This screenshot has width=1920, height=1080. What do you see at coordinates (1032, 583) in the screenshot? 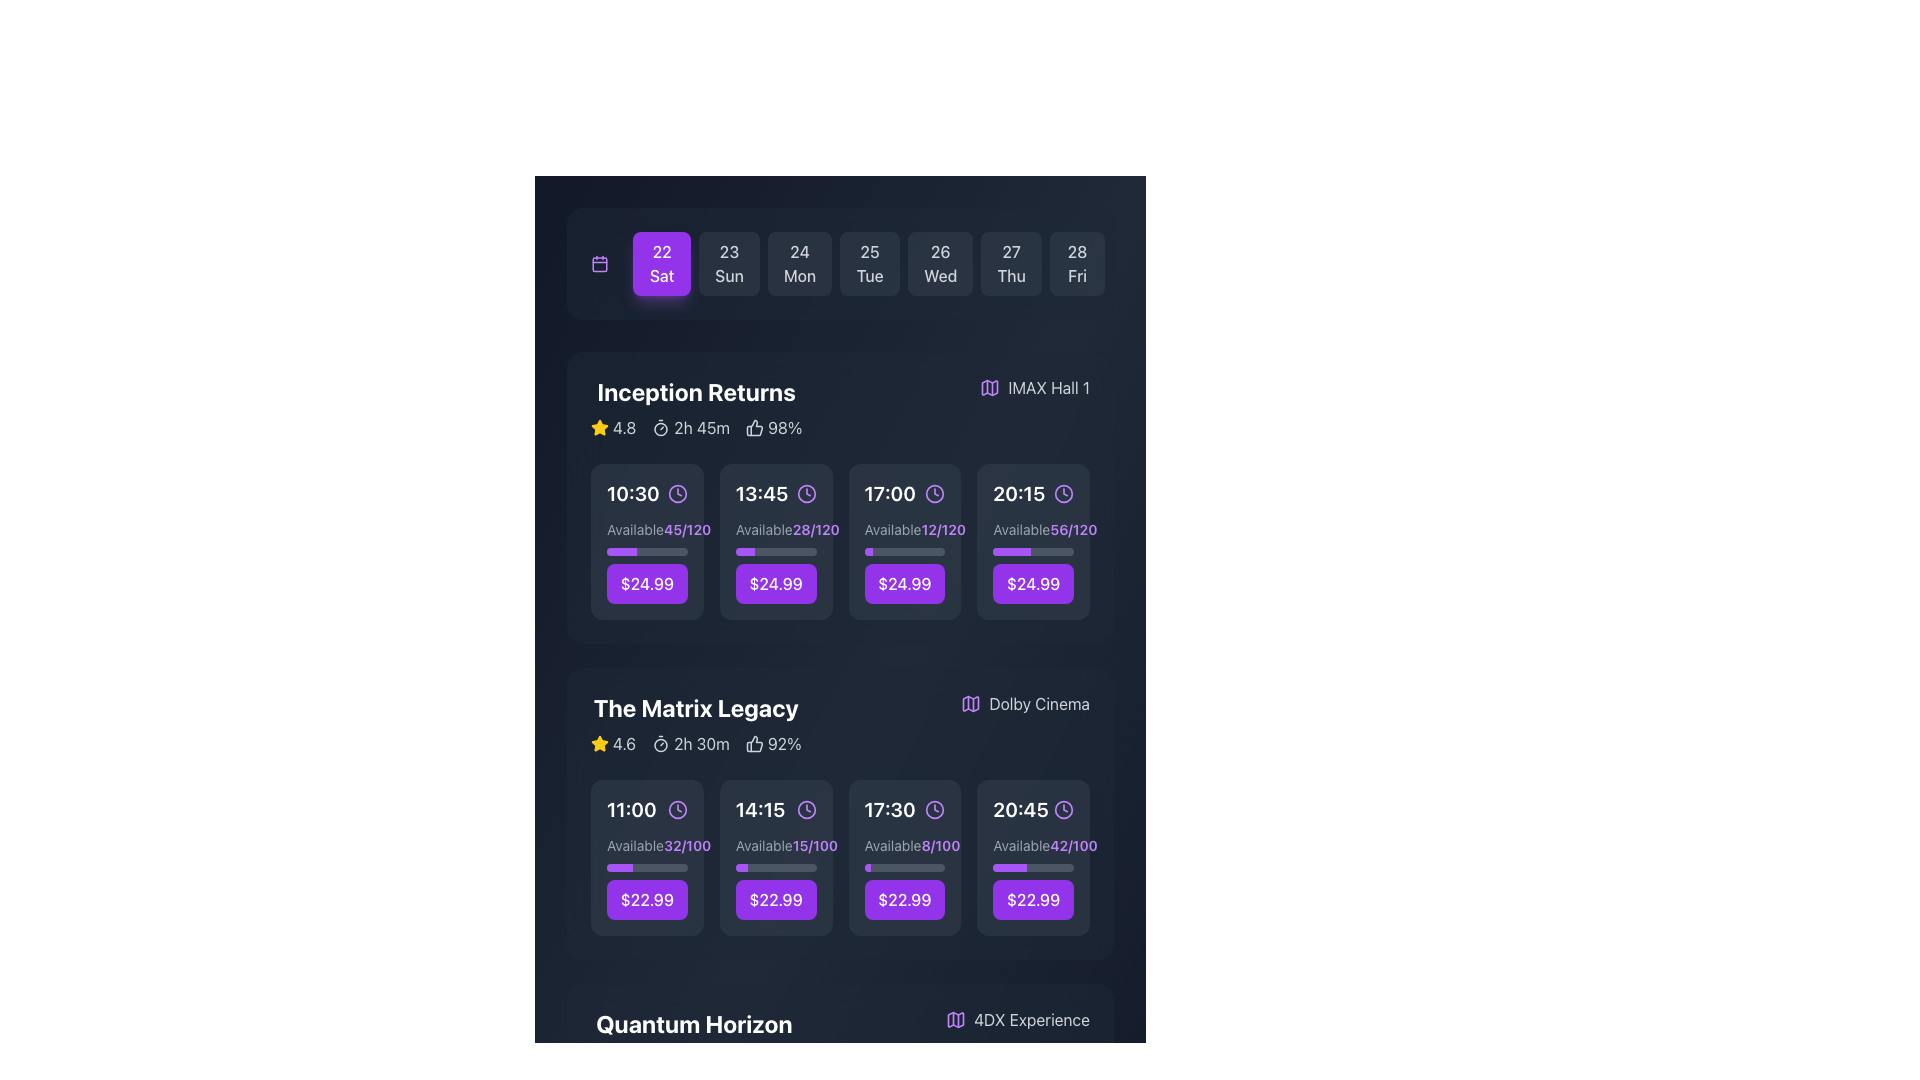
I see `the vibrant purple button displaying the price '$24.99'` at bounding box center [1032, 583].